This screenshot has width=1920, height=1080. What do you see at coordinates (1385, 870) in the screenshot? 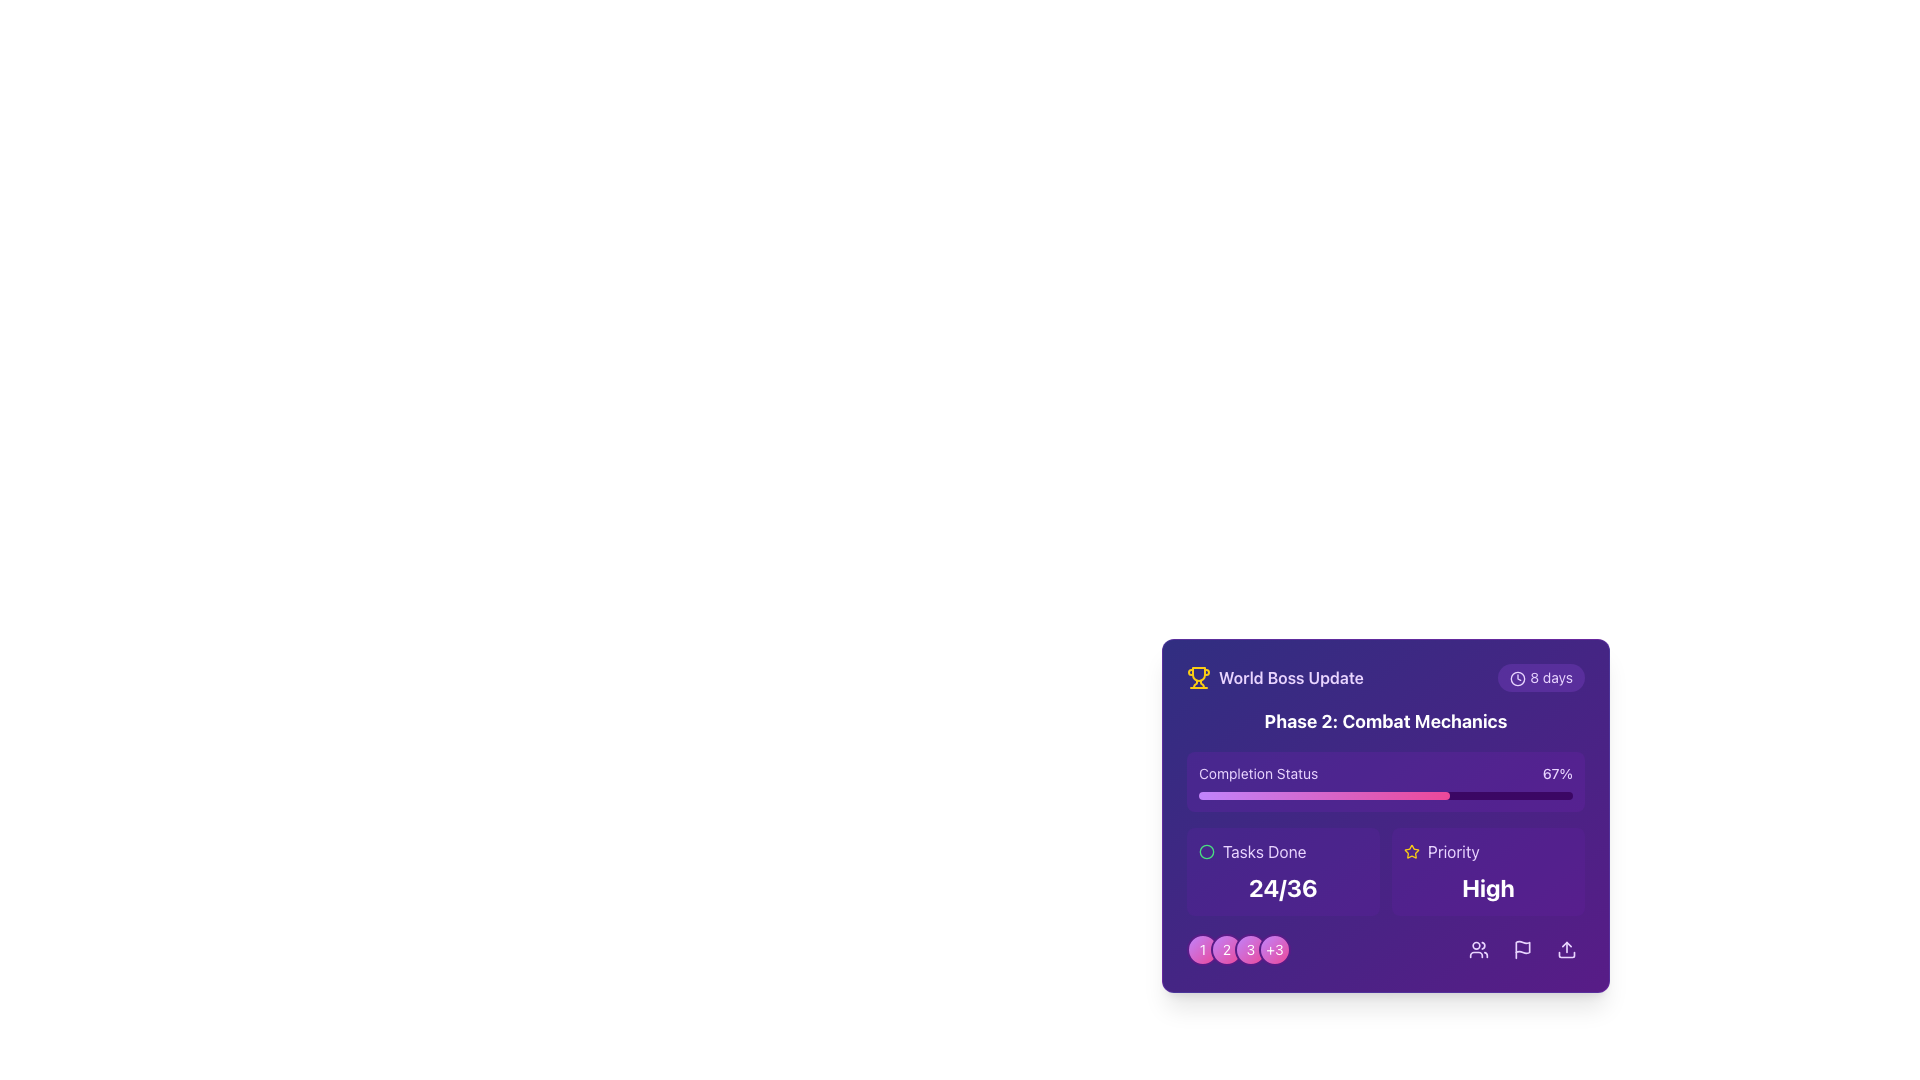
I see `the static information display in the grid layout that shows task progress and priority levels, located in the middle-right area of the card, below the completion status bar and above circular avatar icons` at bounding box center [1385, 870].